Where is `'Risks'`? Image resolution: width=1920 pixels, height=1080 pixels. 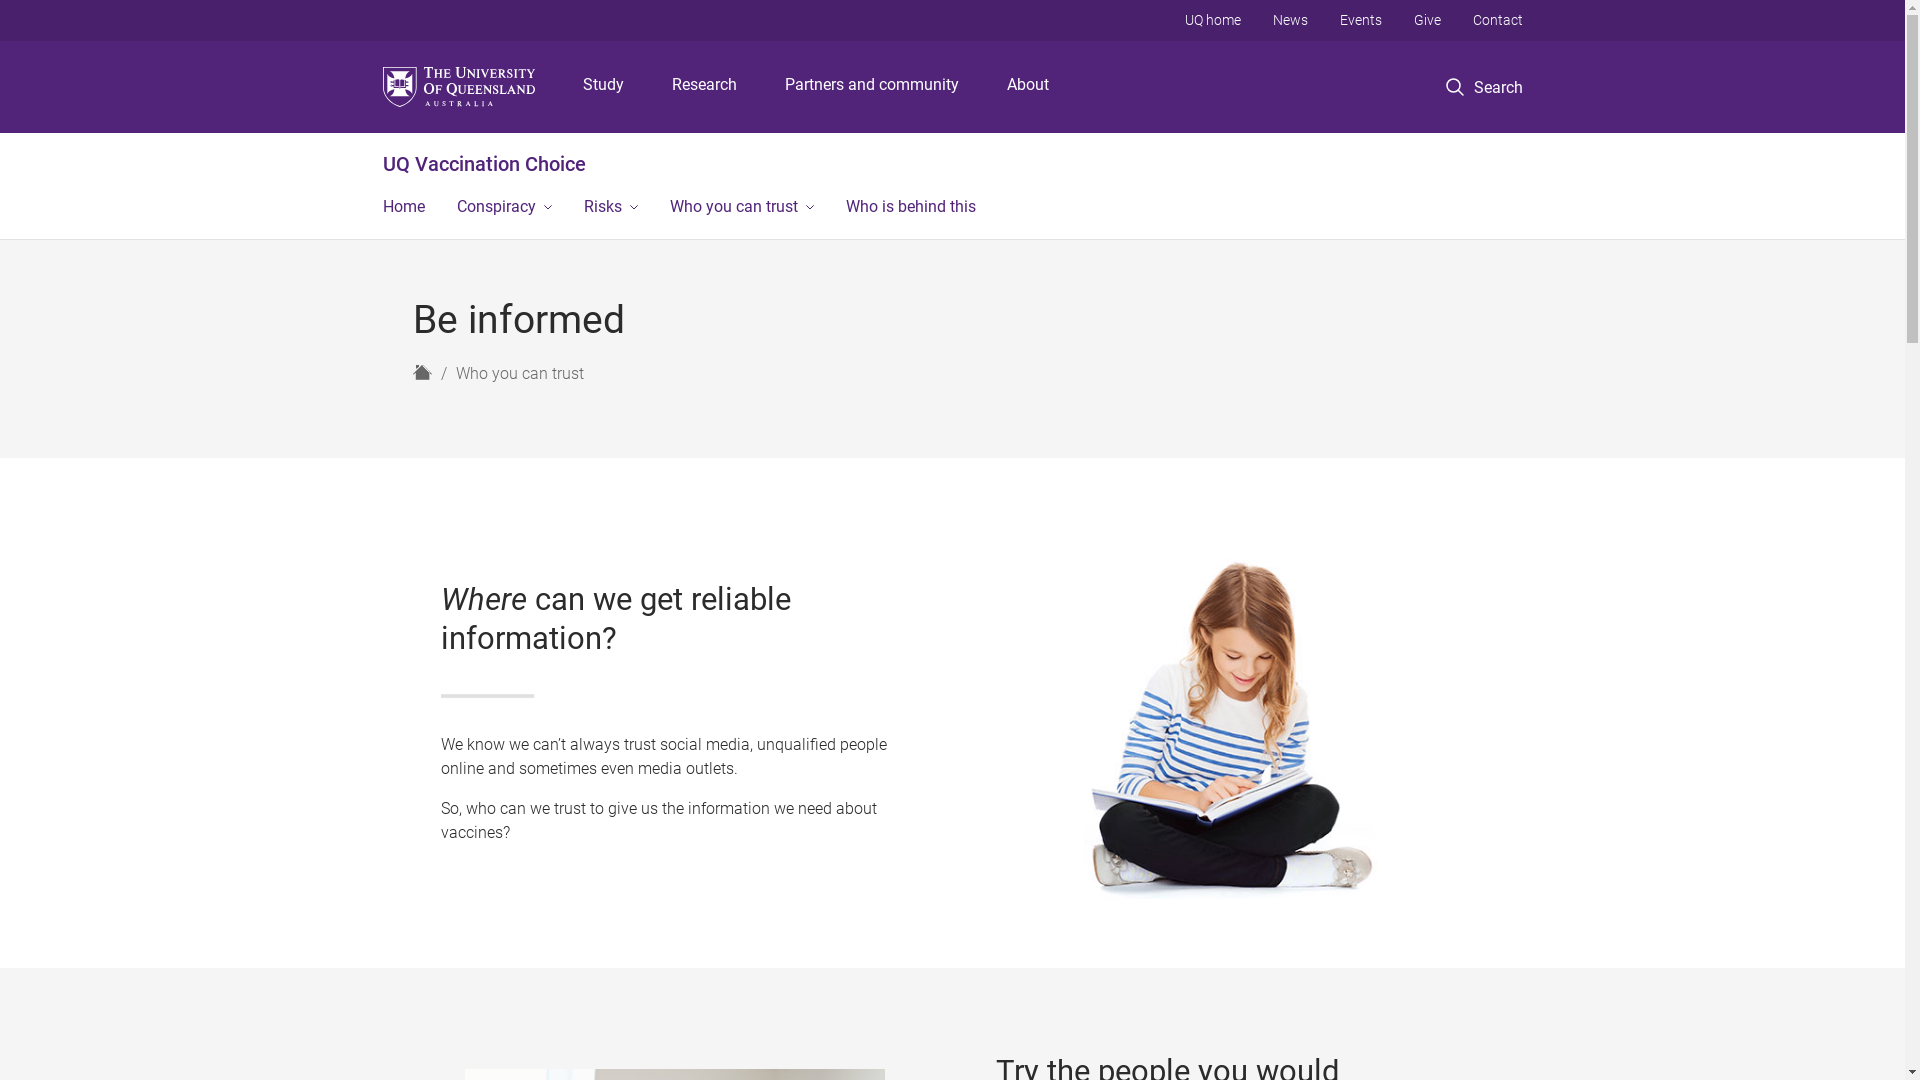
'Risks' is located at coordinates (566, 208).